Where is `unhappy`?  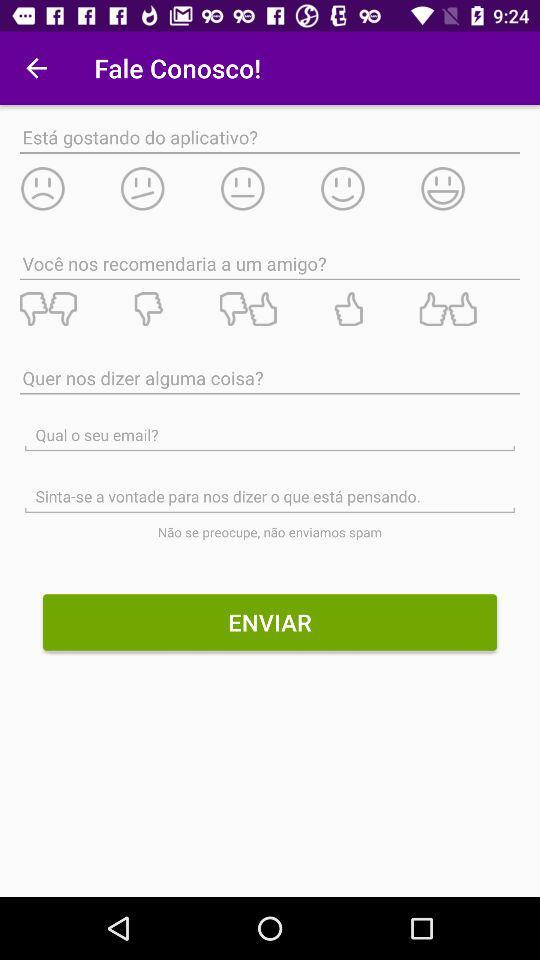
unhappy is located at coordinates (68, 188).